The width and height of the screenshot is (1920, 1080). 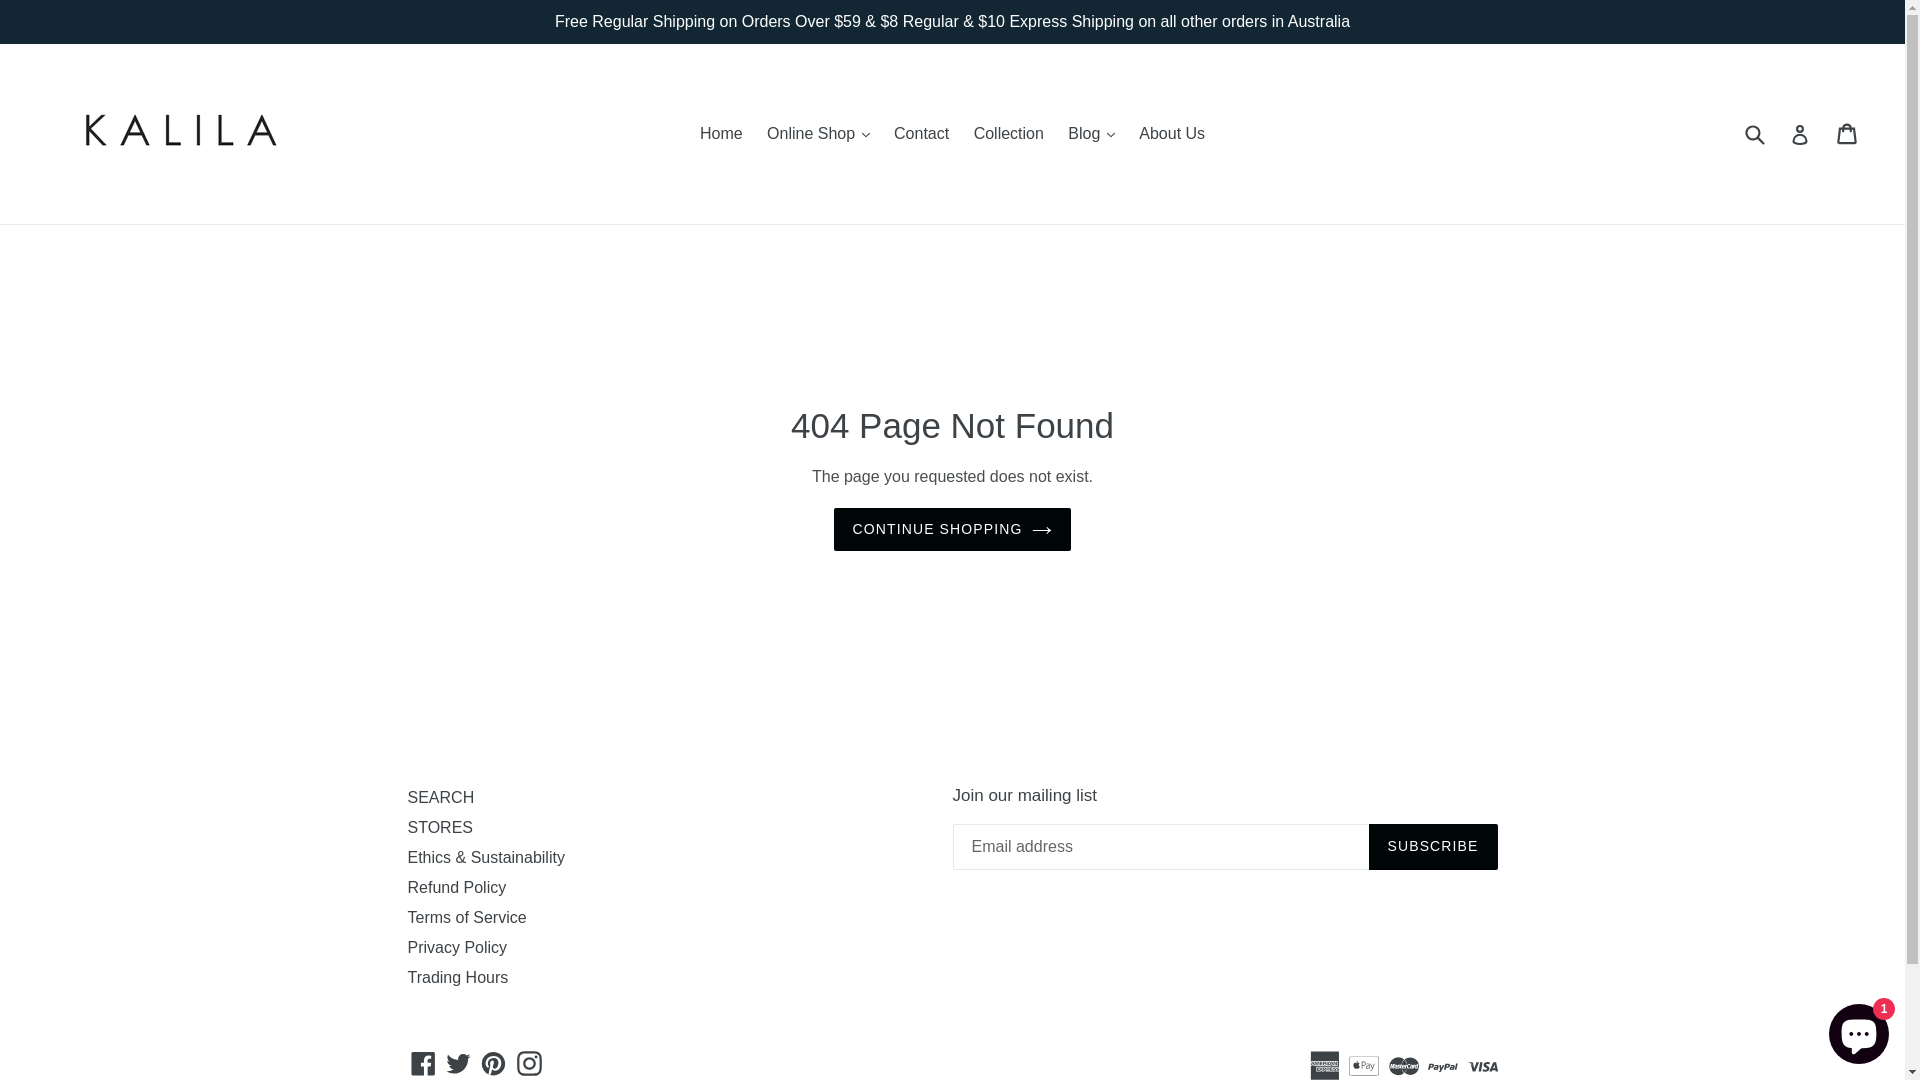 What do you see at coordinates (920, 134) in the screenshot?
I see `'Contact'` at bounding box center [920, 134].